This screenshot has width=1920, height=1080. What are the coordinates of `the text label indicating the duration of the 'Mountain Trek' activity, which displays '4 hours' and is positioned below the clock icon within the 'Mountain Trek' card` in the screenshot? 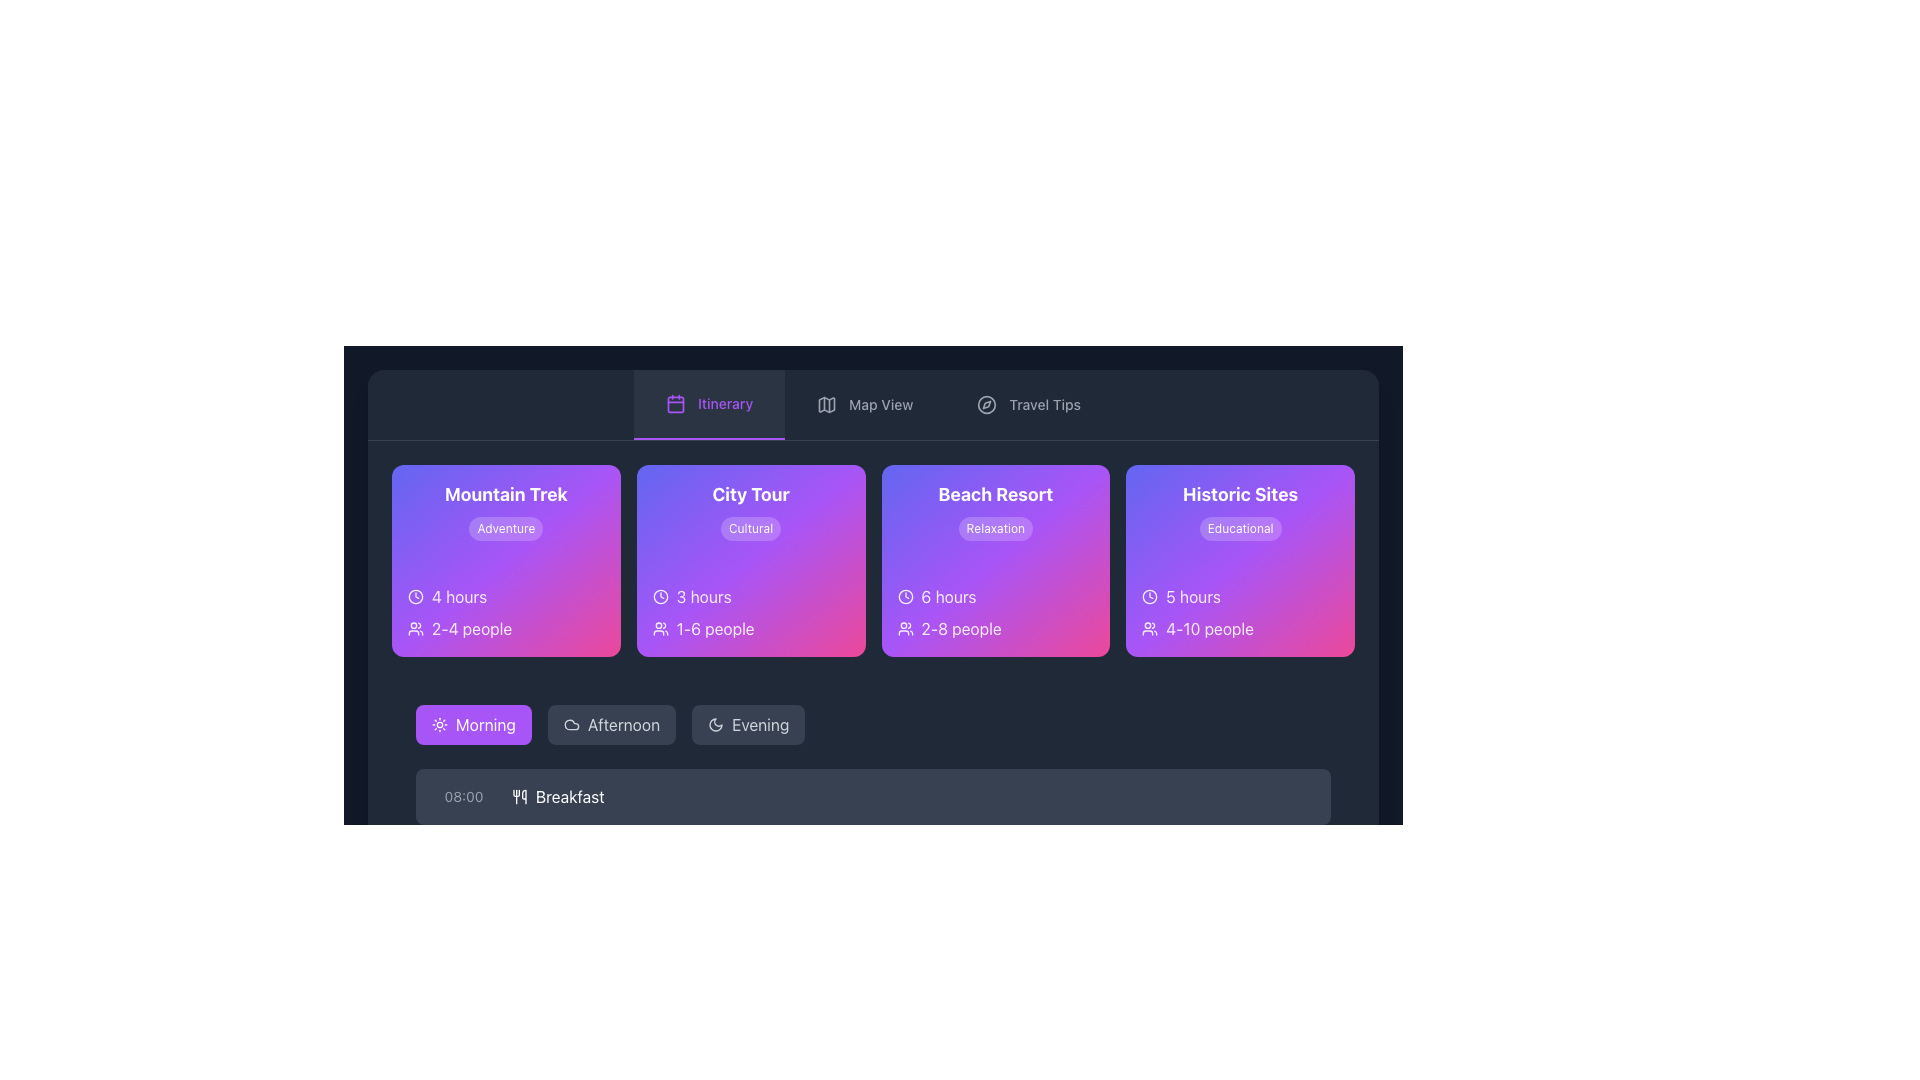 It's located at (458, 596).